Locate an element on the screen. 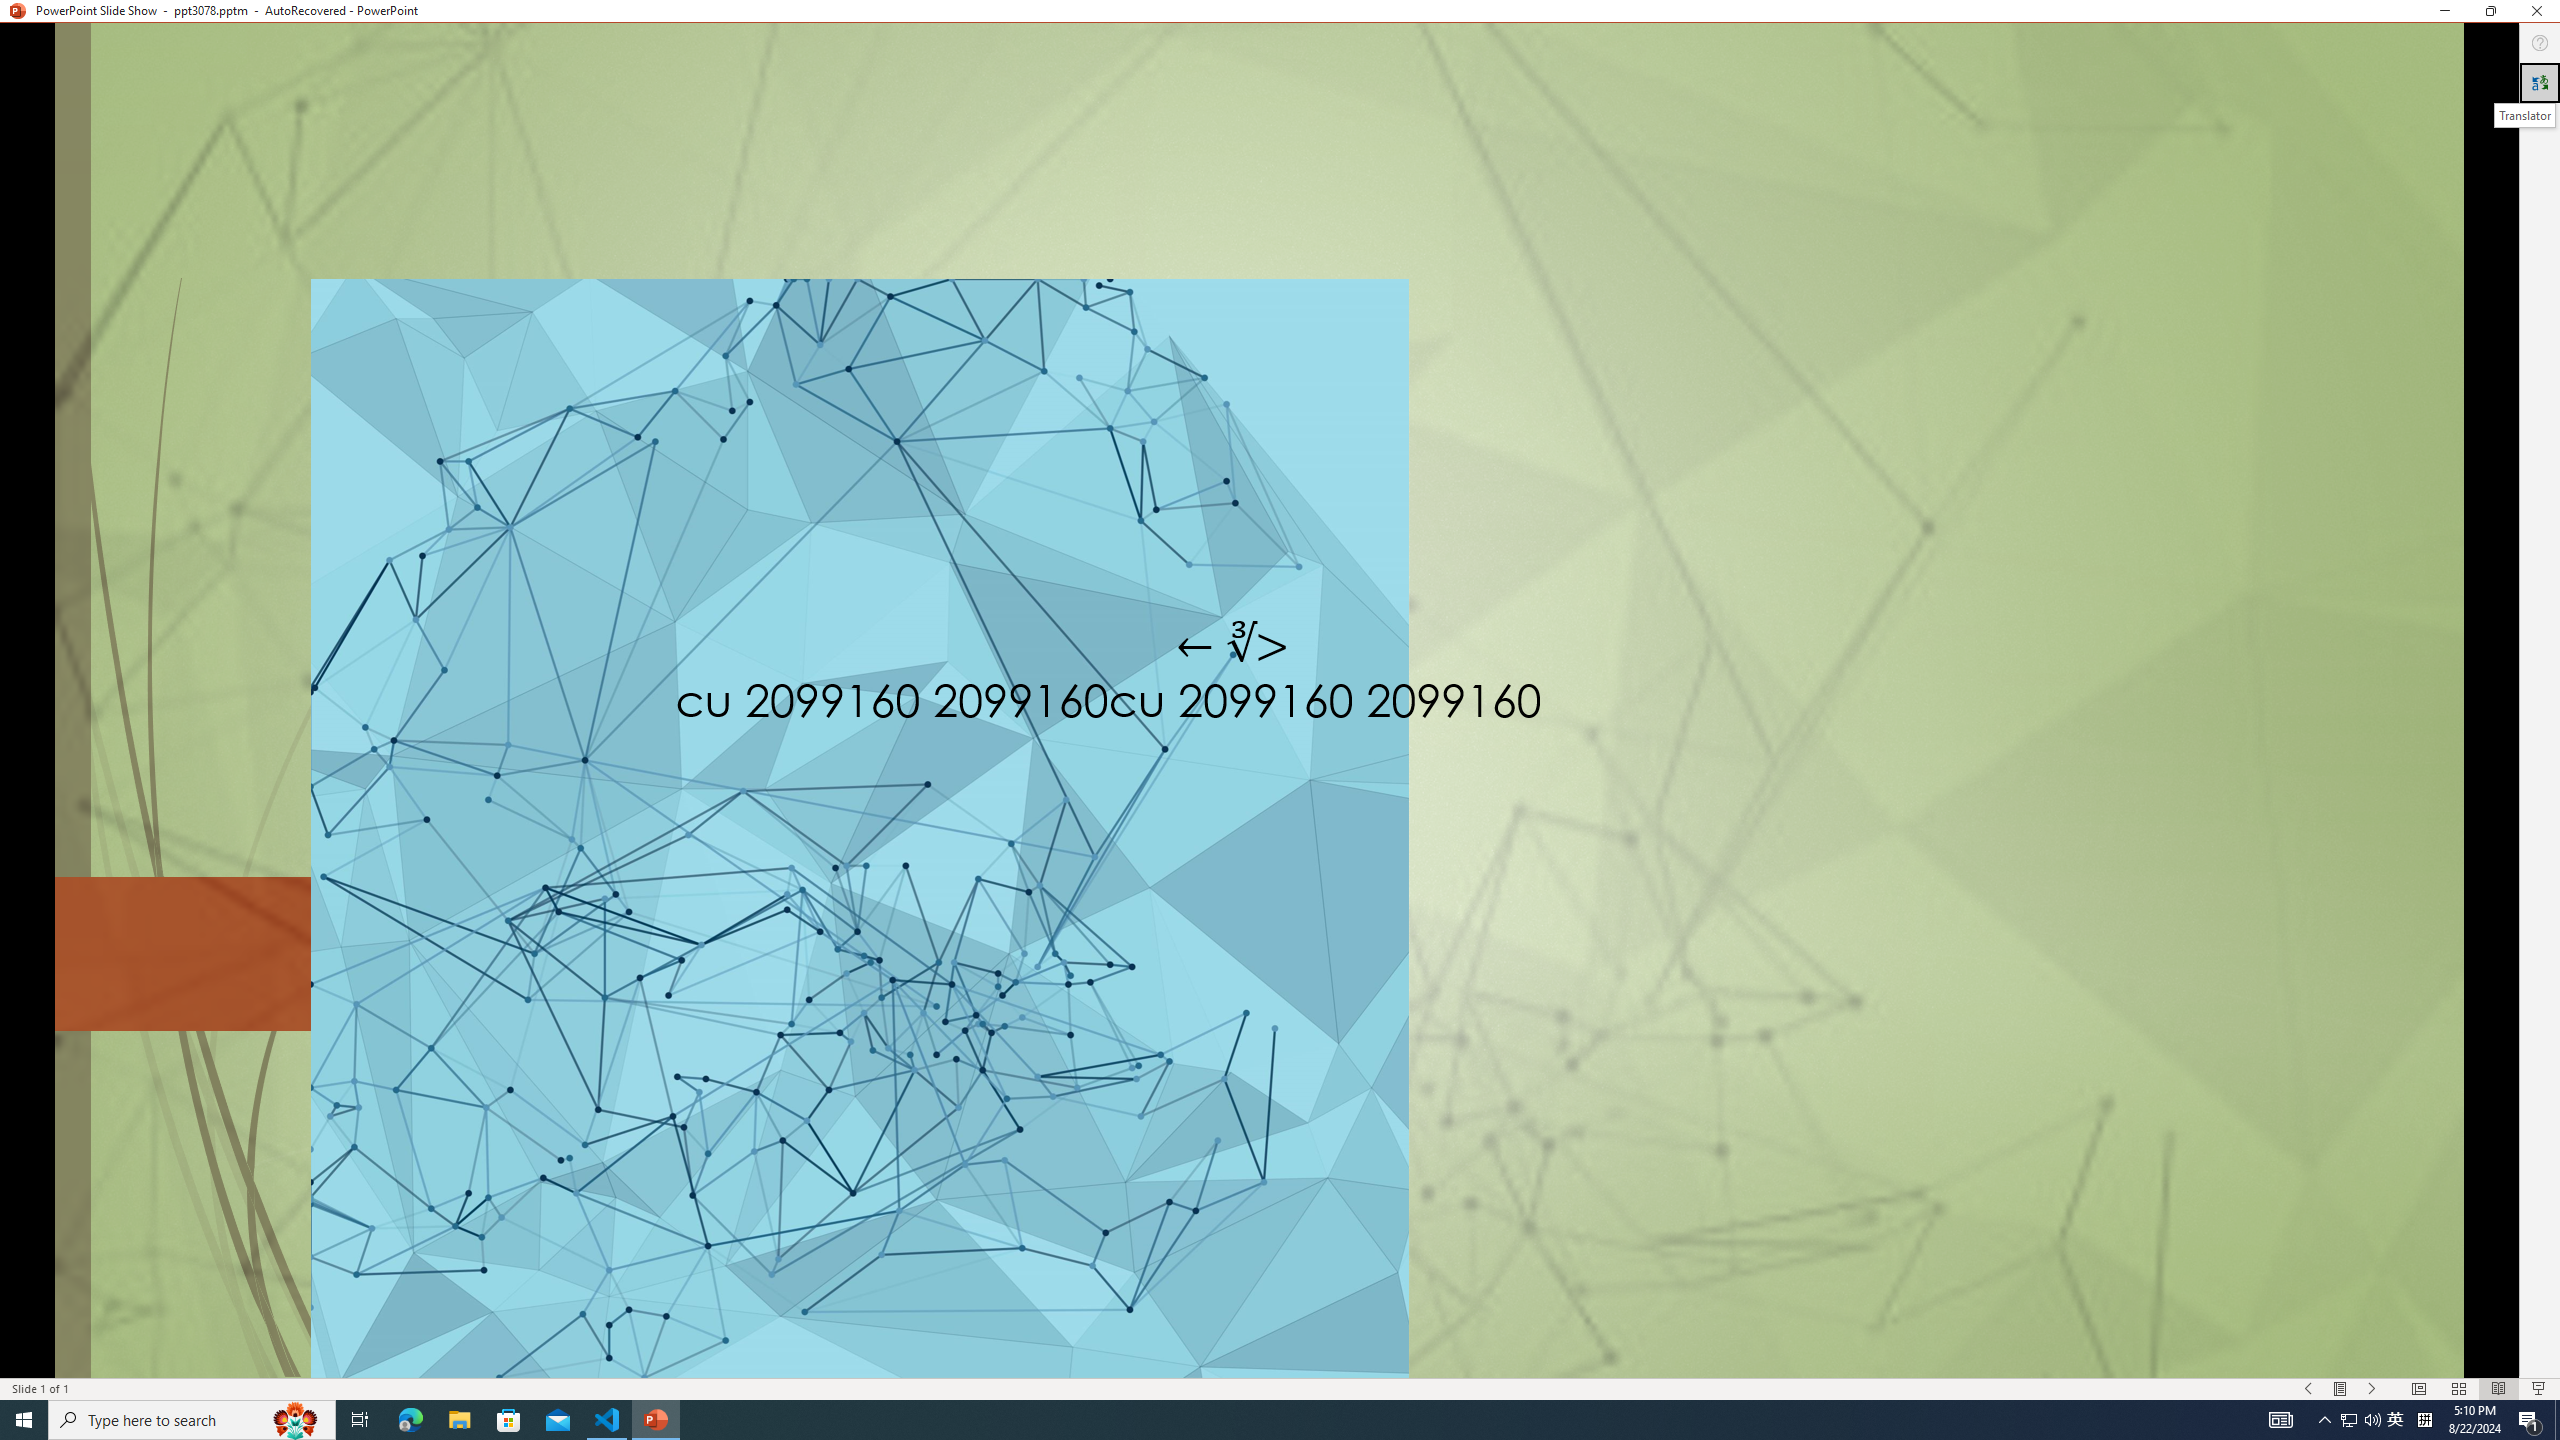  'Menu On' is located at coordinates (2340, 1389).